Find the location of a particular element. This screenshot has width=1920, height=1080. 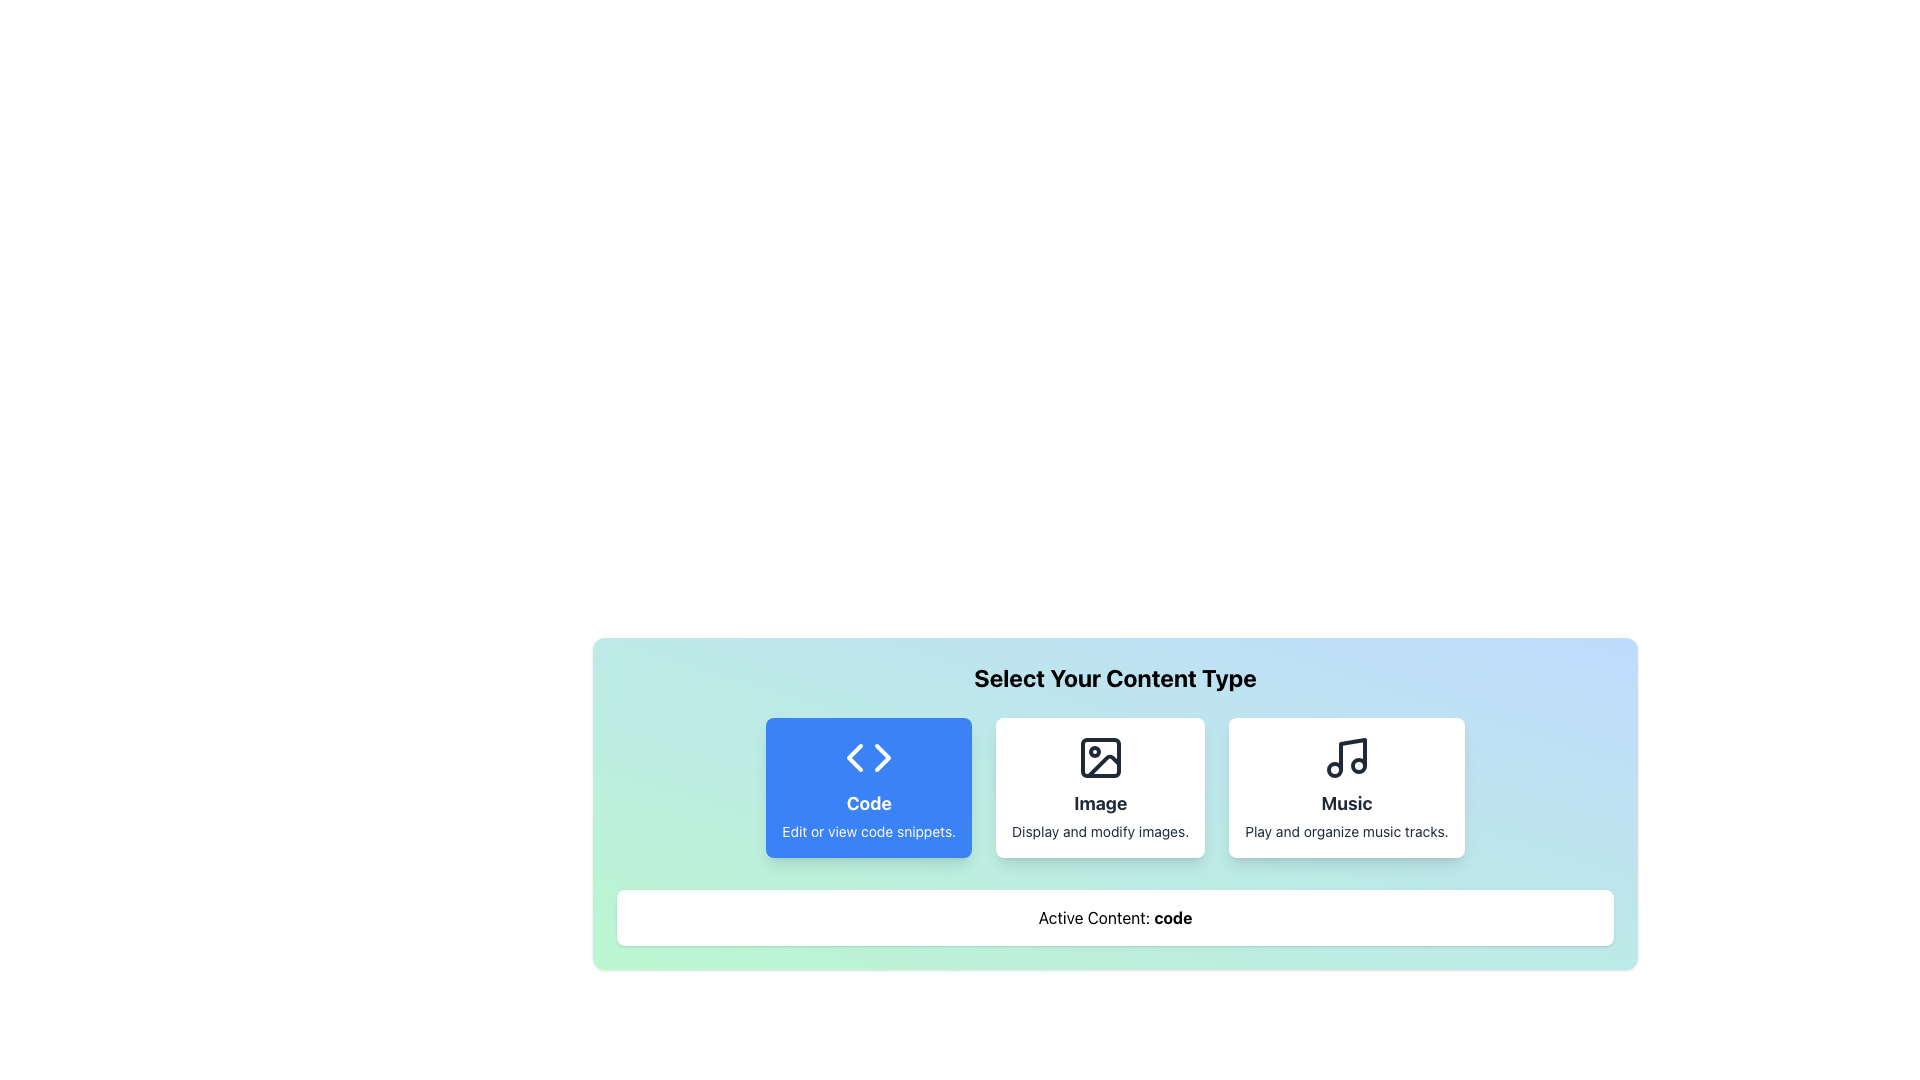

the icon within the button for the 'Image' option under 'Select Your Content Type' is located at coordinates (1102, 765).